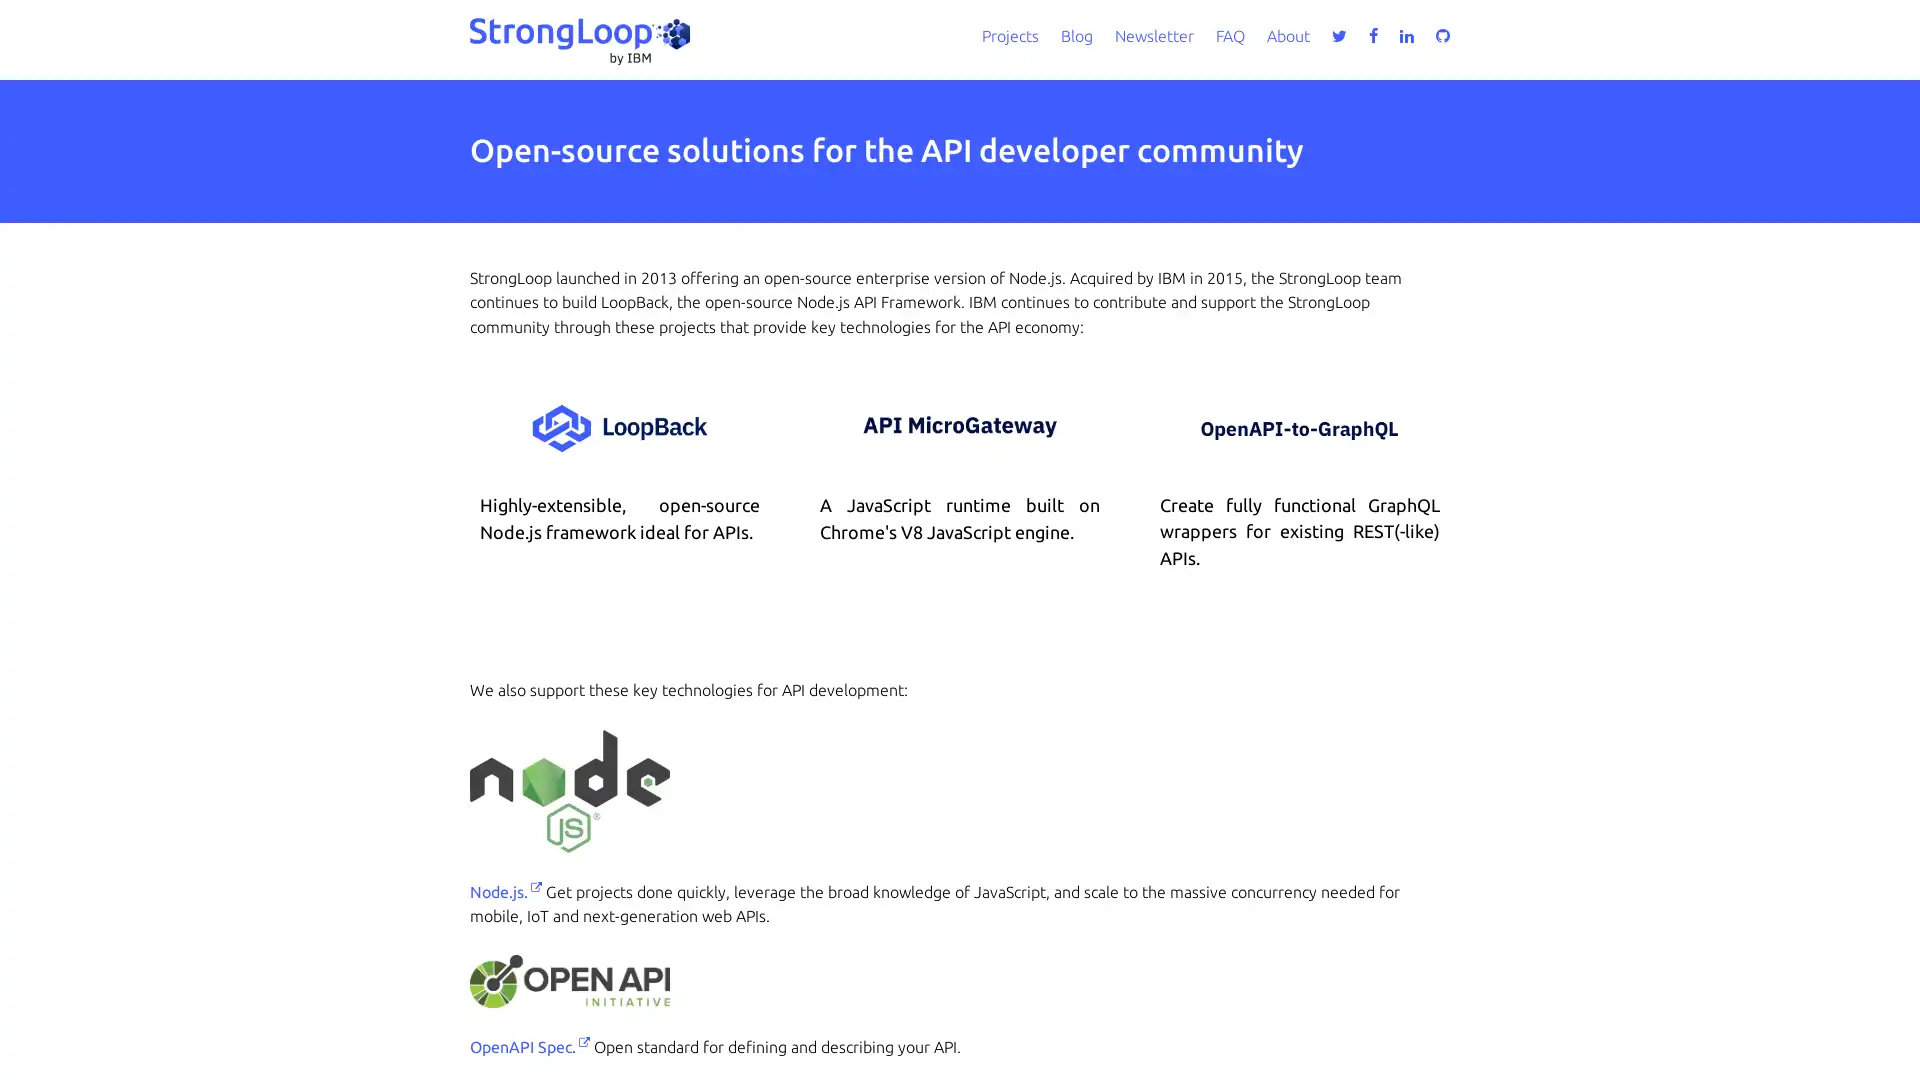 The height and width of the screenshot is (1080, 1920). Describe the element at coordinates (1758, 942) in the screenshot. I see `Accept all` at that location.